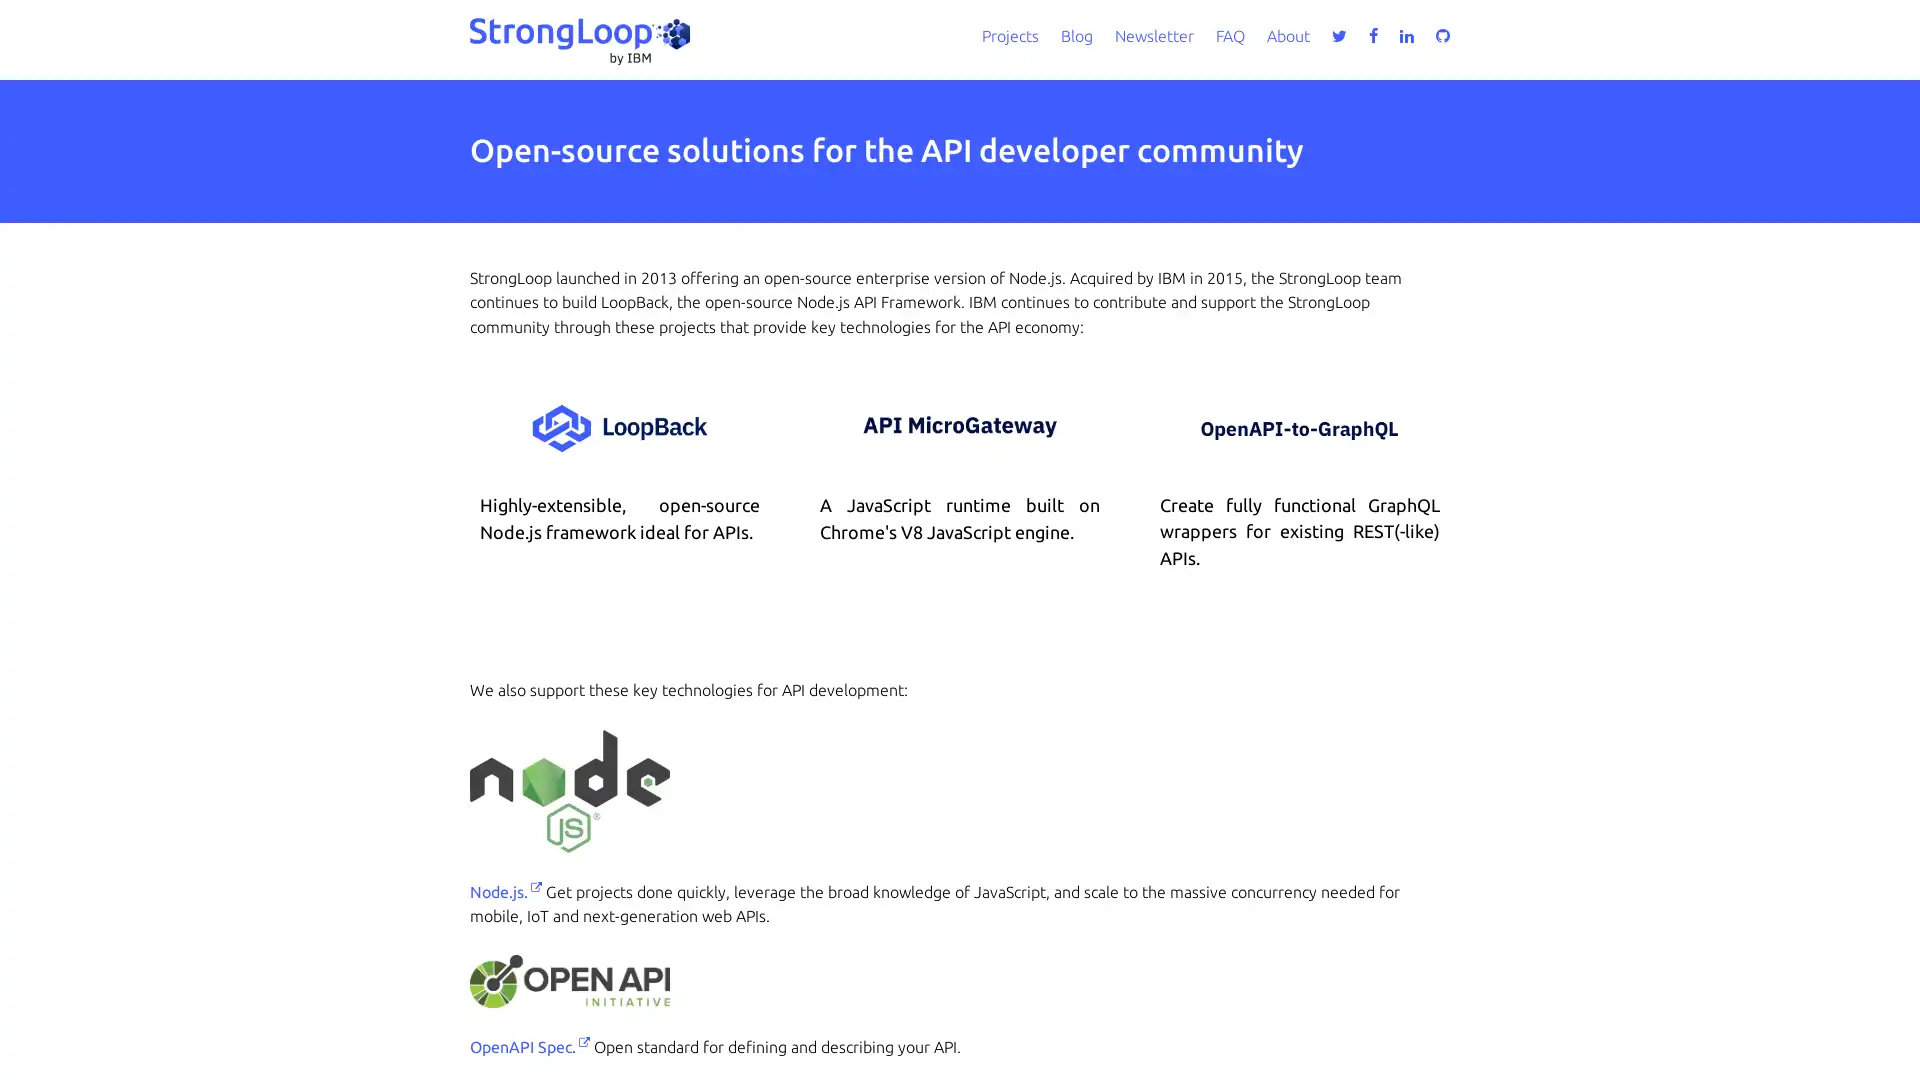 The height and width of the screenshot is (1080, 1920). Describe the element at coordinates (1758, 942) in the screenshot. I see `Accept all` at that location.